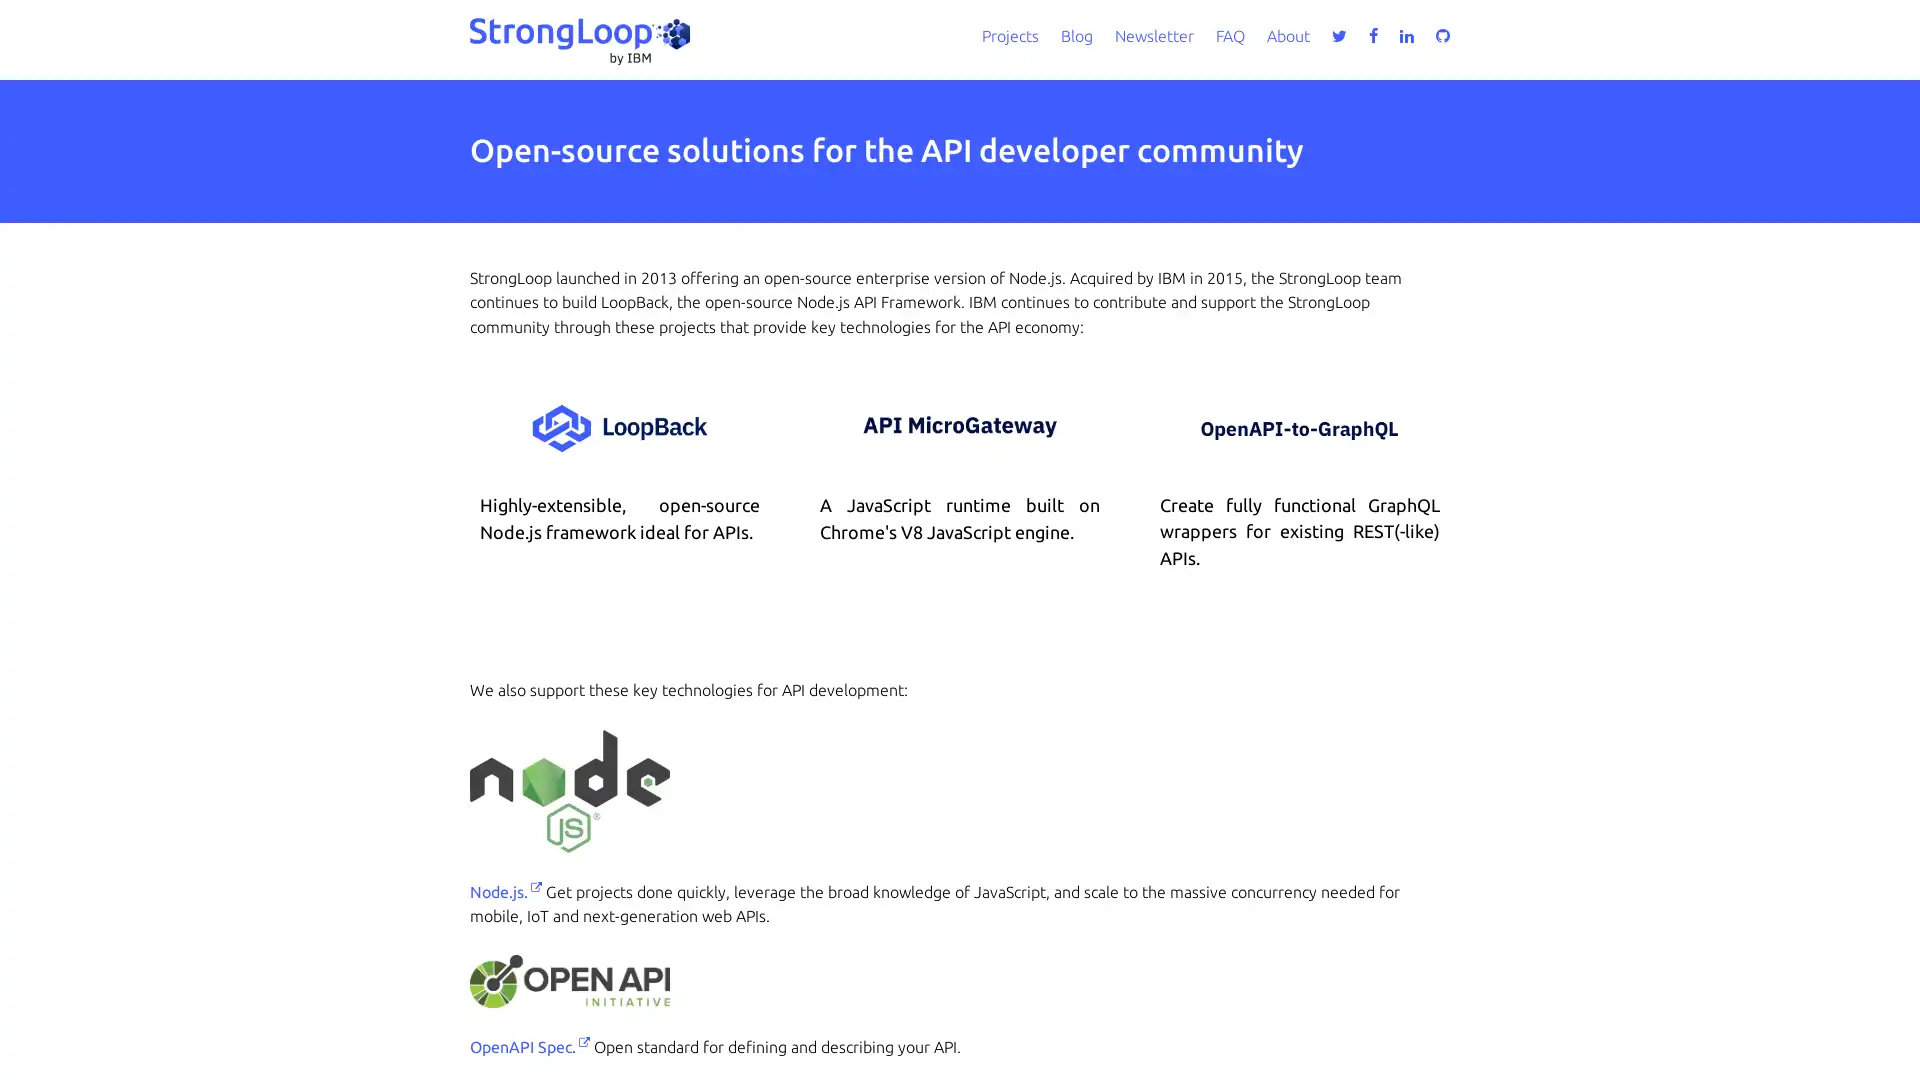 The height and width of the screenshot is (1080, 1920). Describe the element at coordinates (1758, 942) in the screenshot. I see `Accept all` at that location.